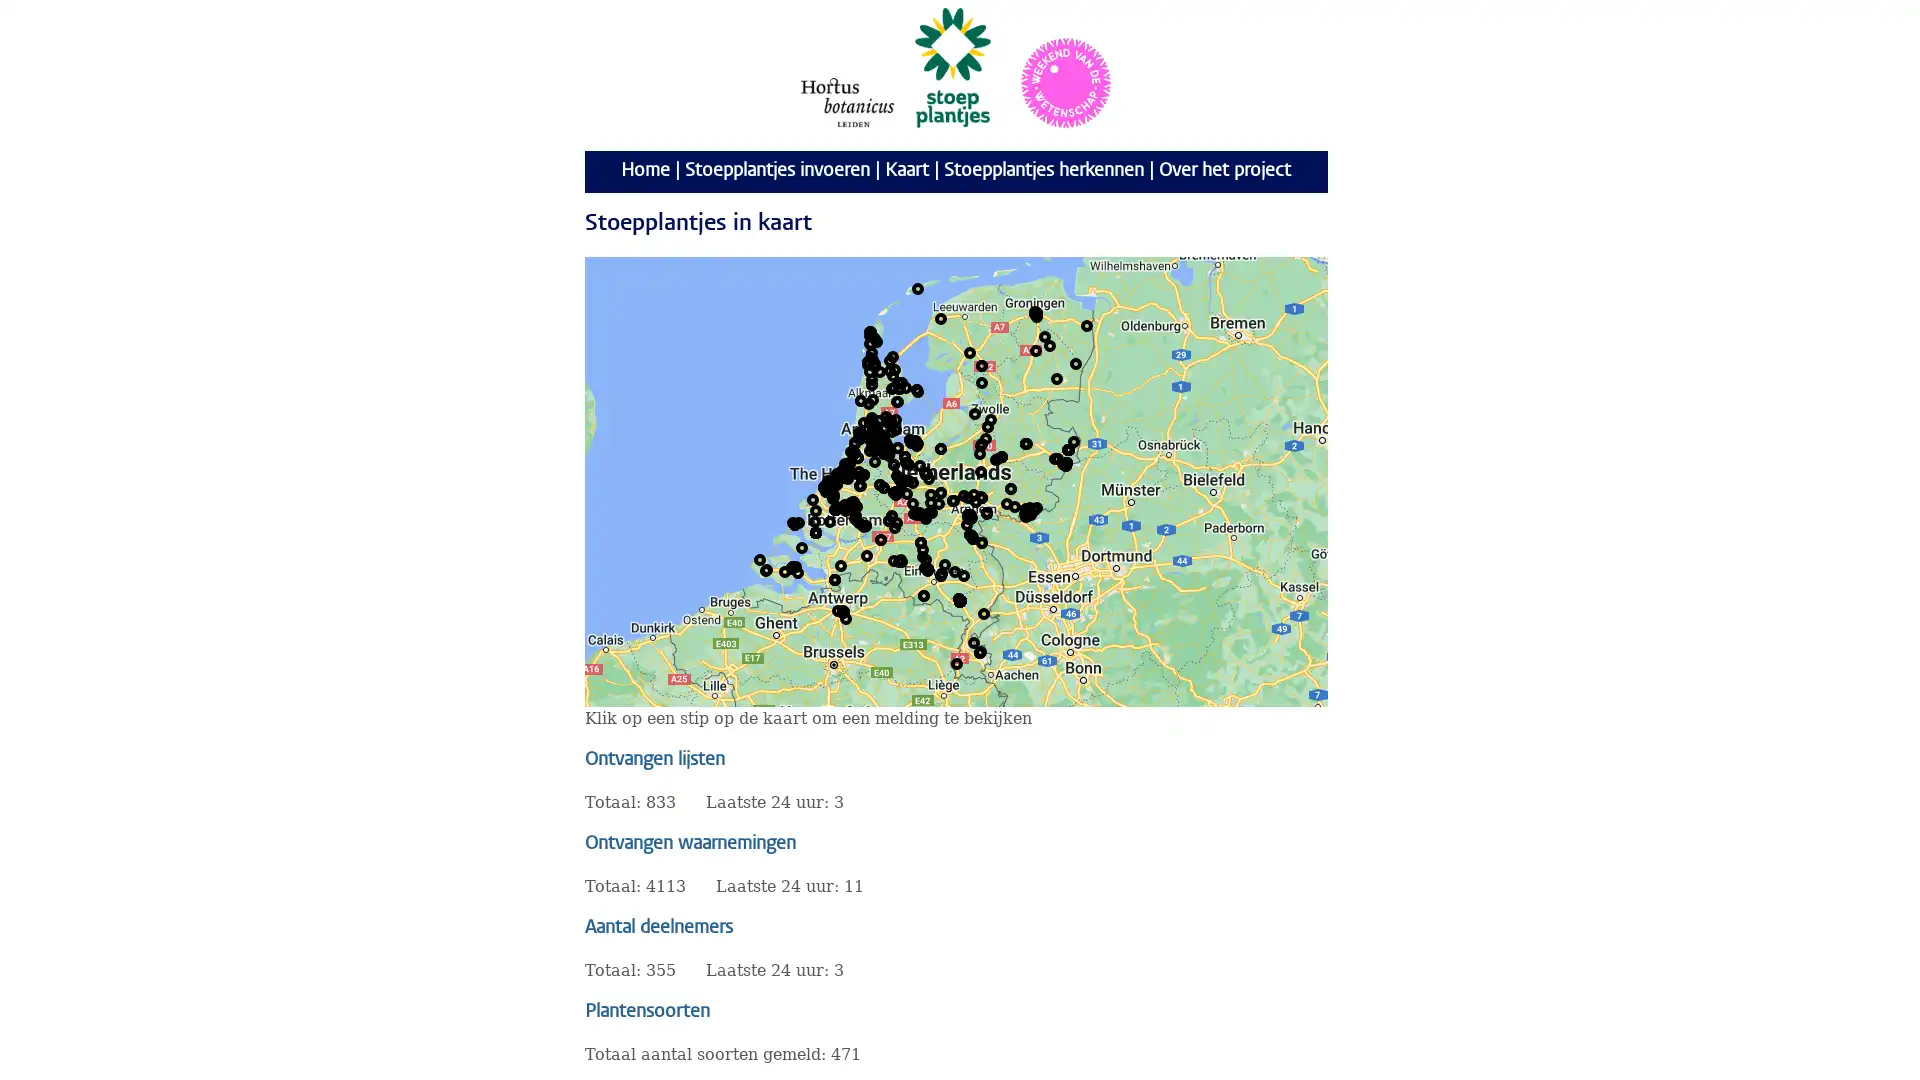 The height and width of the screenshot is (1080, 1920). What do you see at coordinates (844, 609) in the screenshot?
I see `Telling van op 28 oktober 2021` at bounding box center [844, 609].